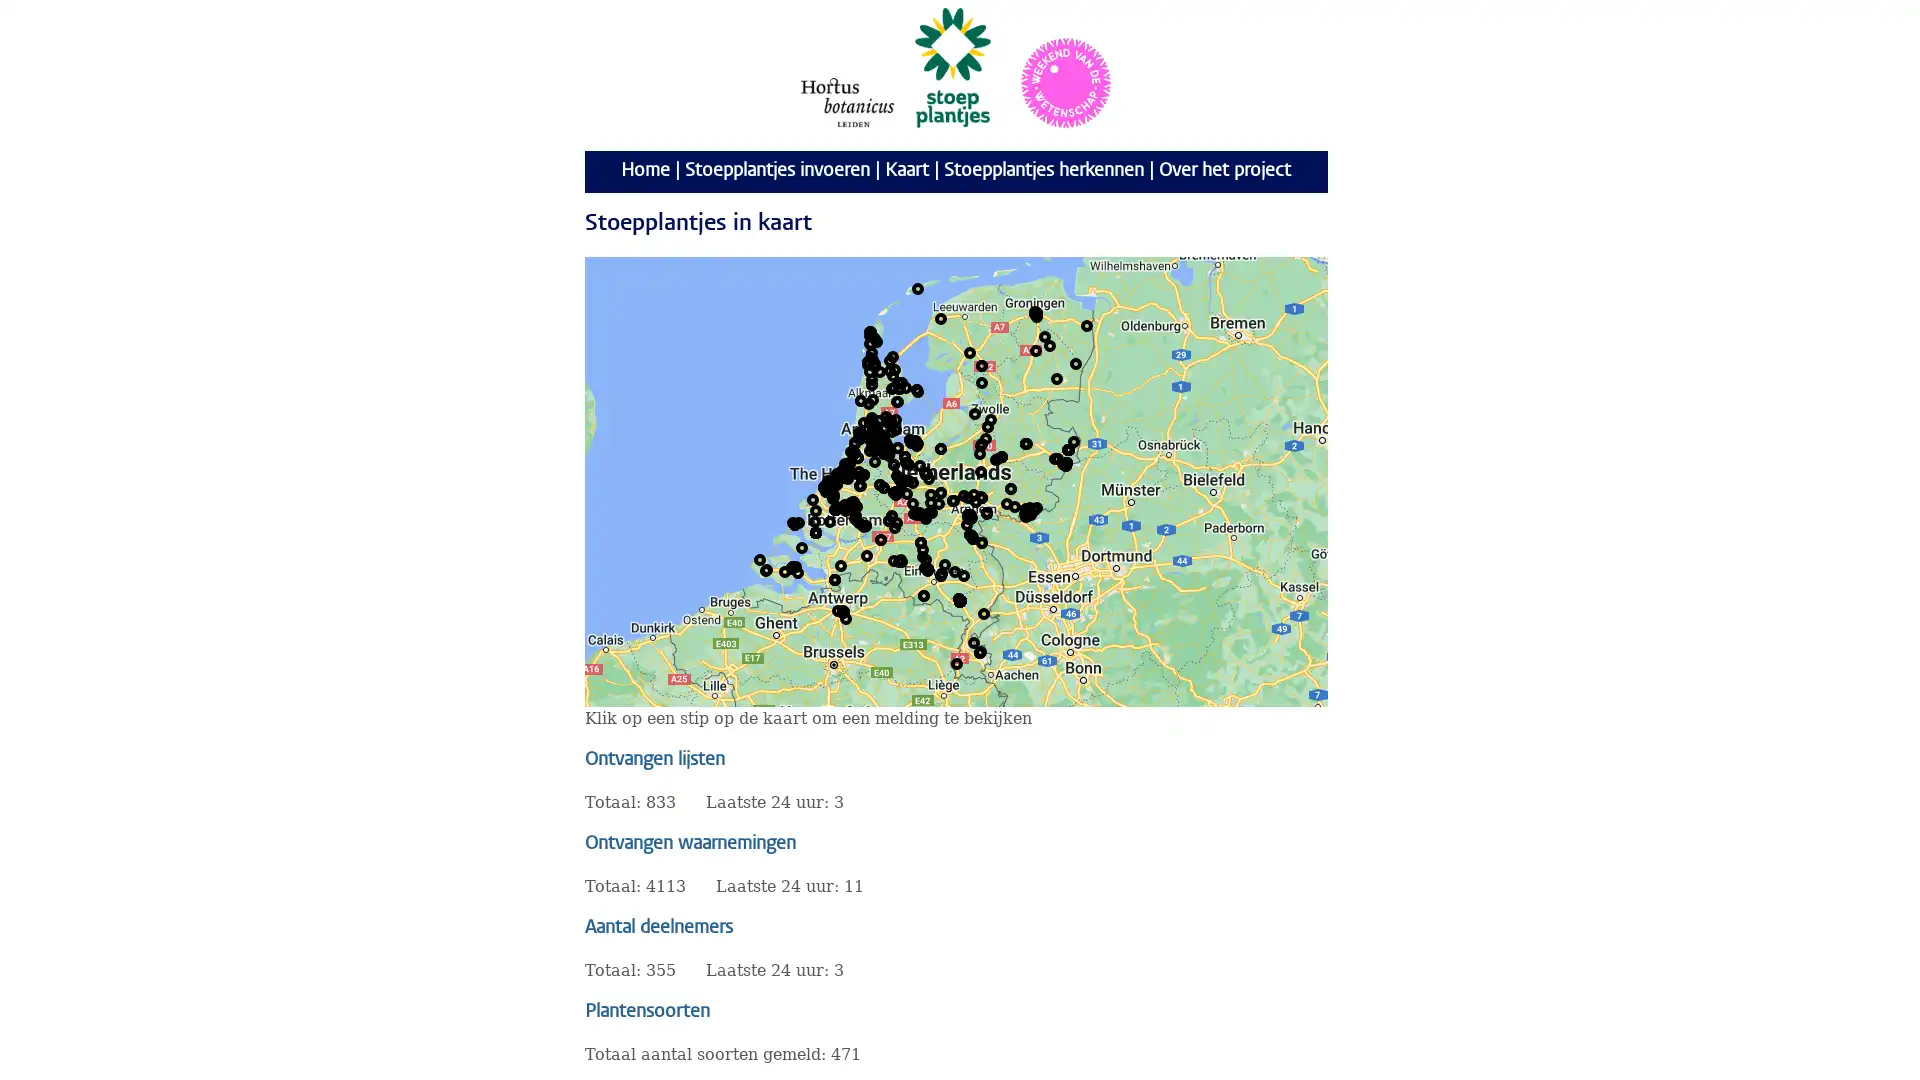 The height and width of the screenshot is (1080, 1920). What do you see at coordinates (844, 609) in the screenshot?
I see `Telling van op 28 oktober 2021` at bounding box center [844, 609].